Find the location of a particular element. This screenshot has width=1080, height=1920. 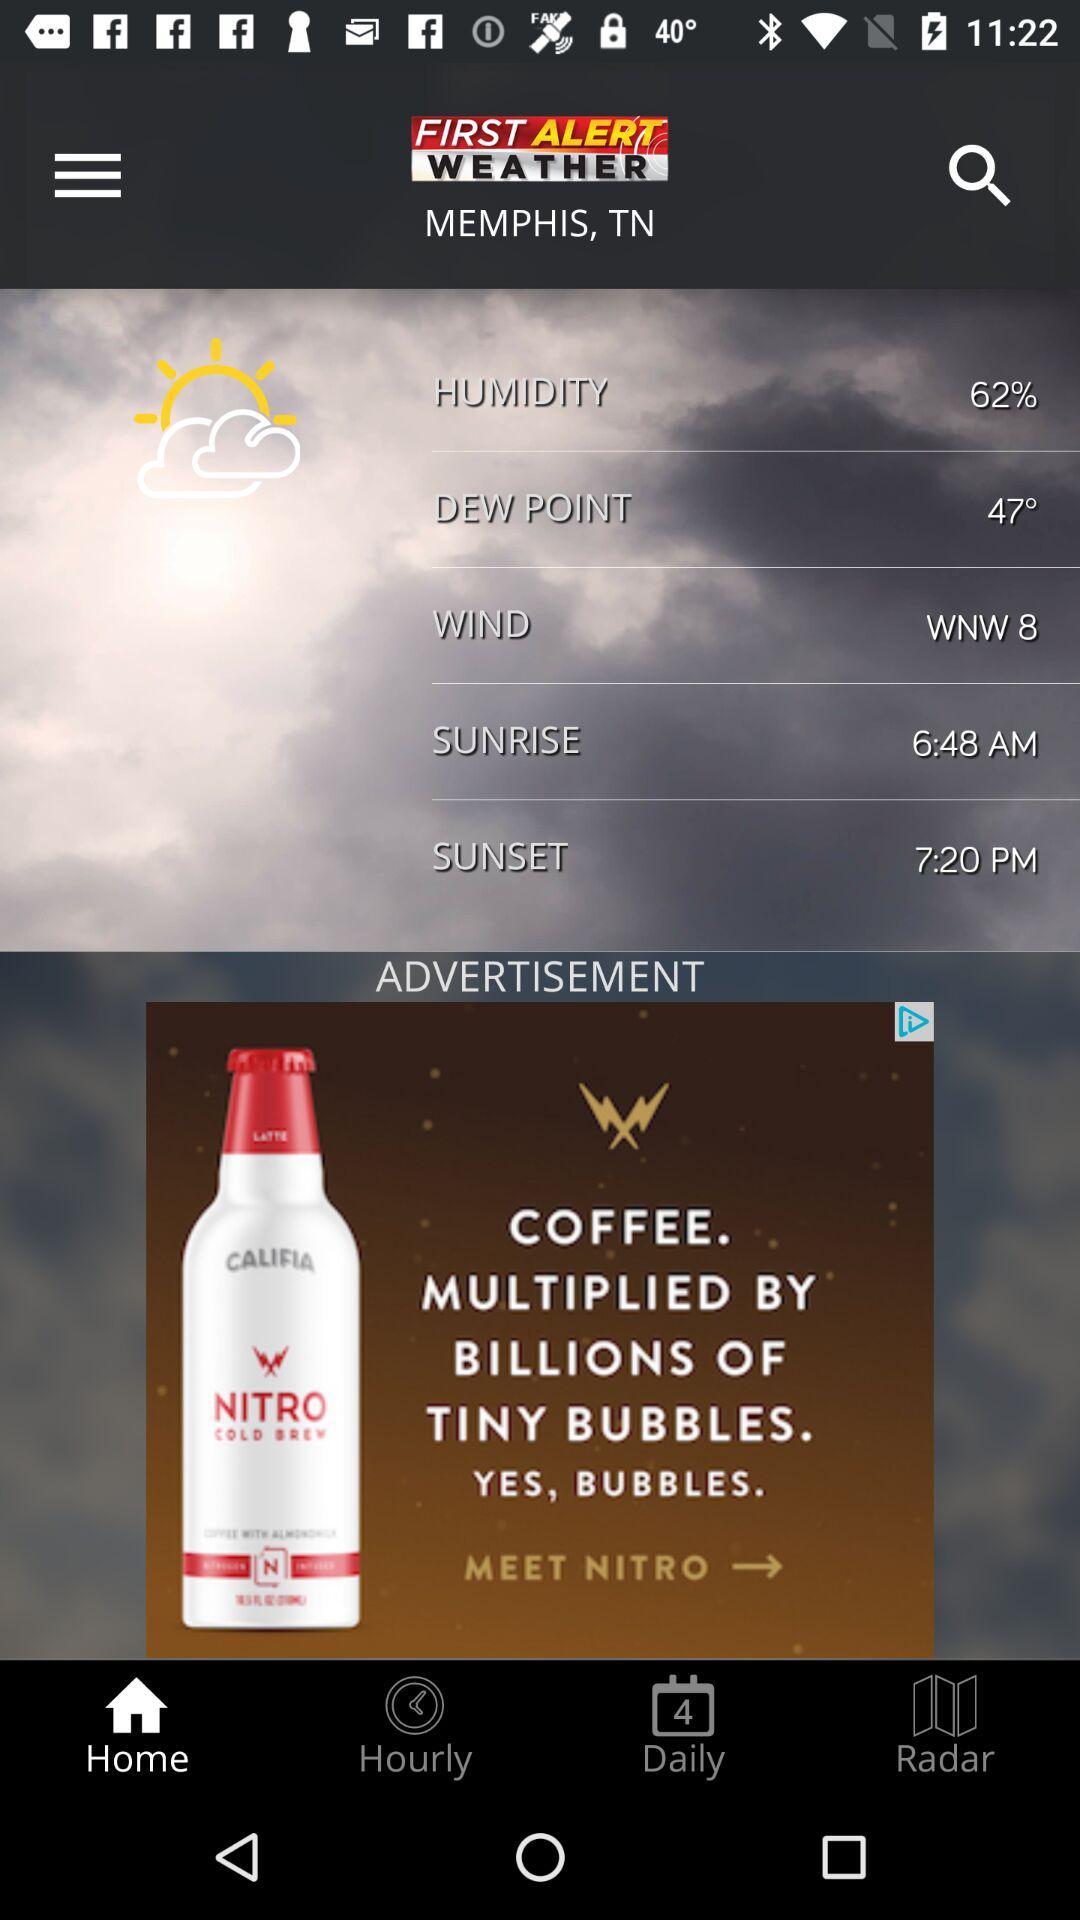

the radio button at the bottom left corner is located at coordinates (135, 1726).